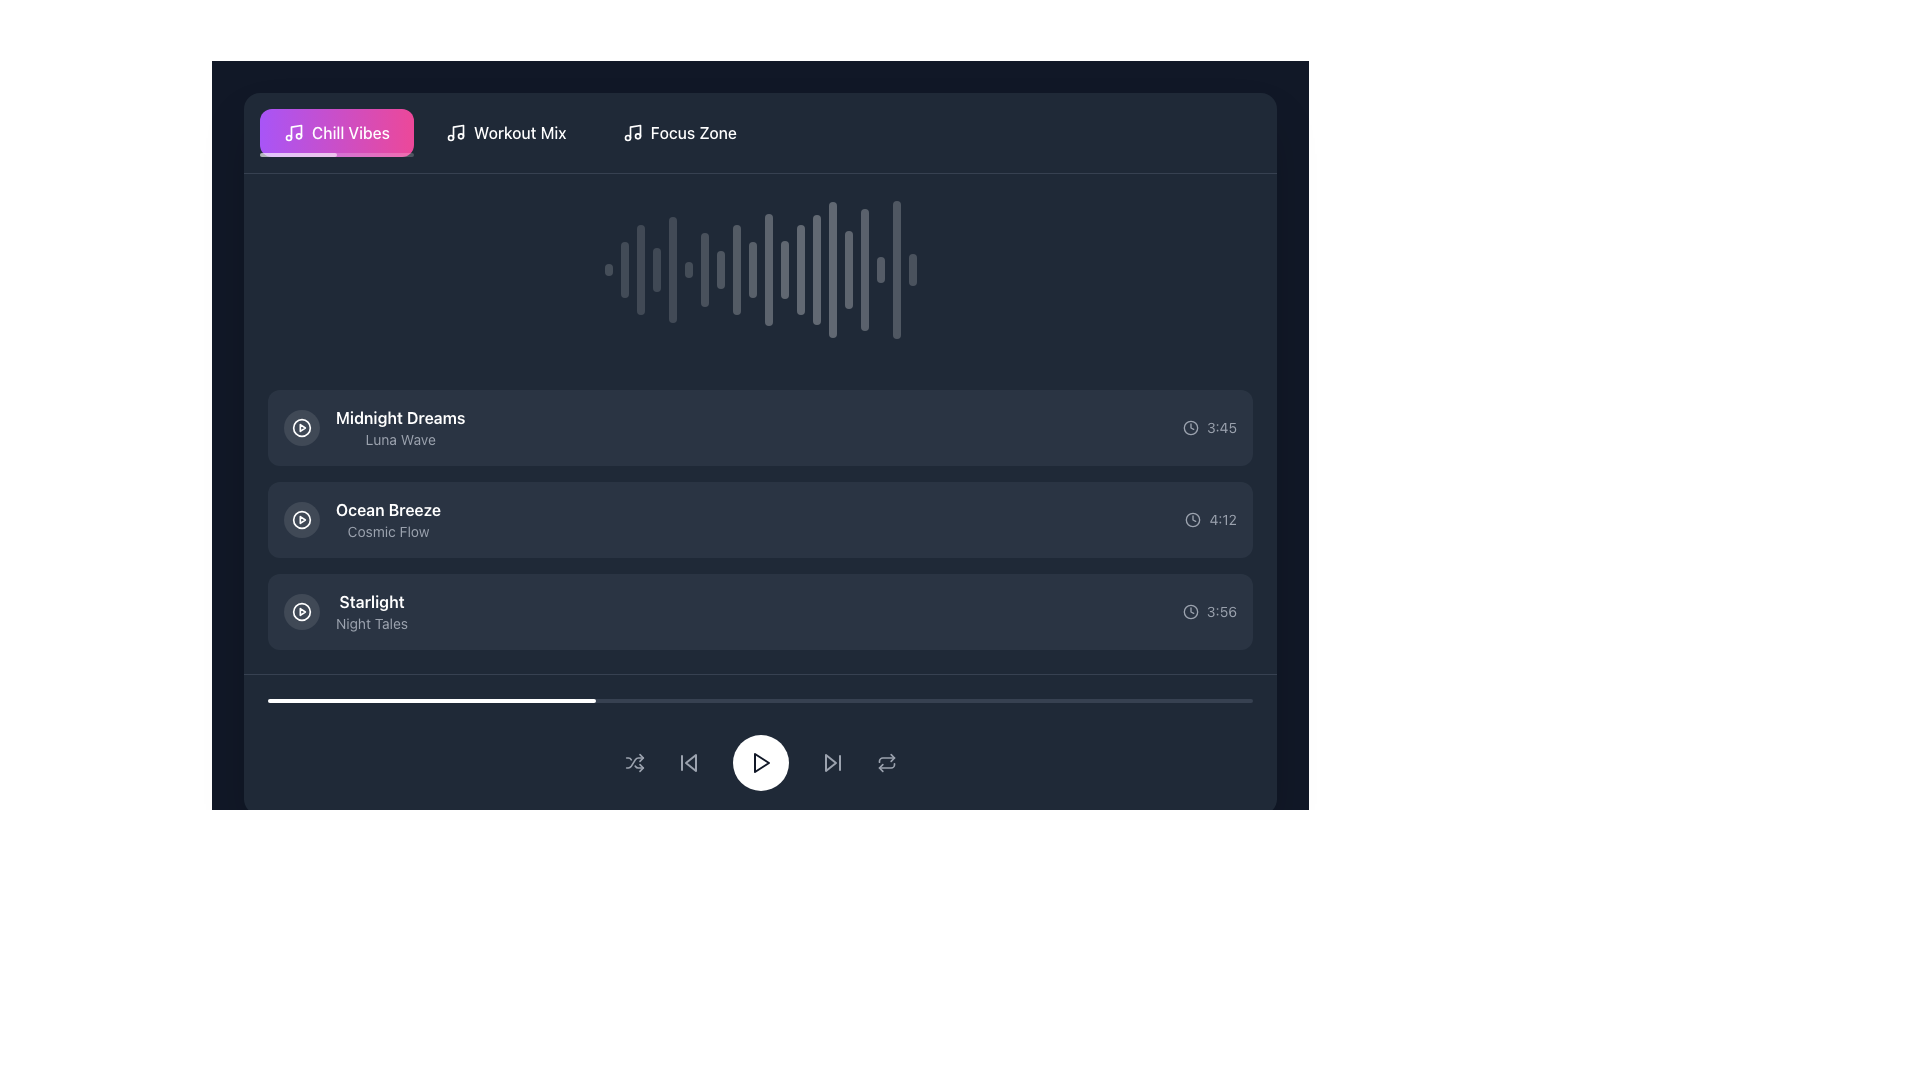  I want to click on the 10th vertical bar of the waveform visualization, which is styled with a translucent white color and has a pulsing effect, so click(751, 270).